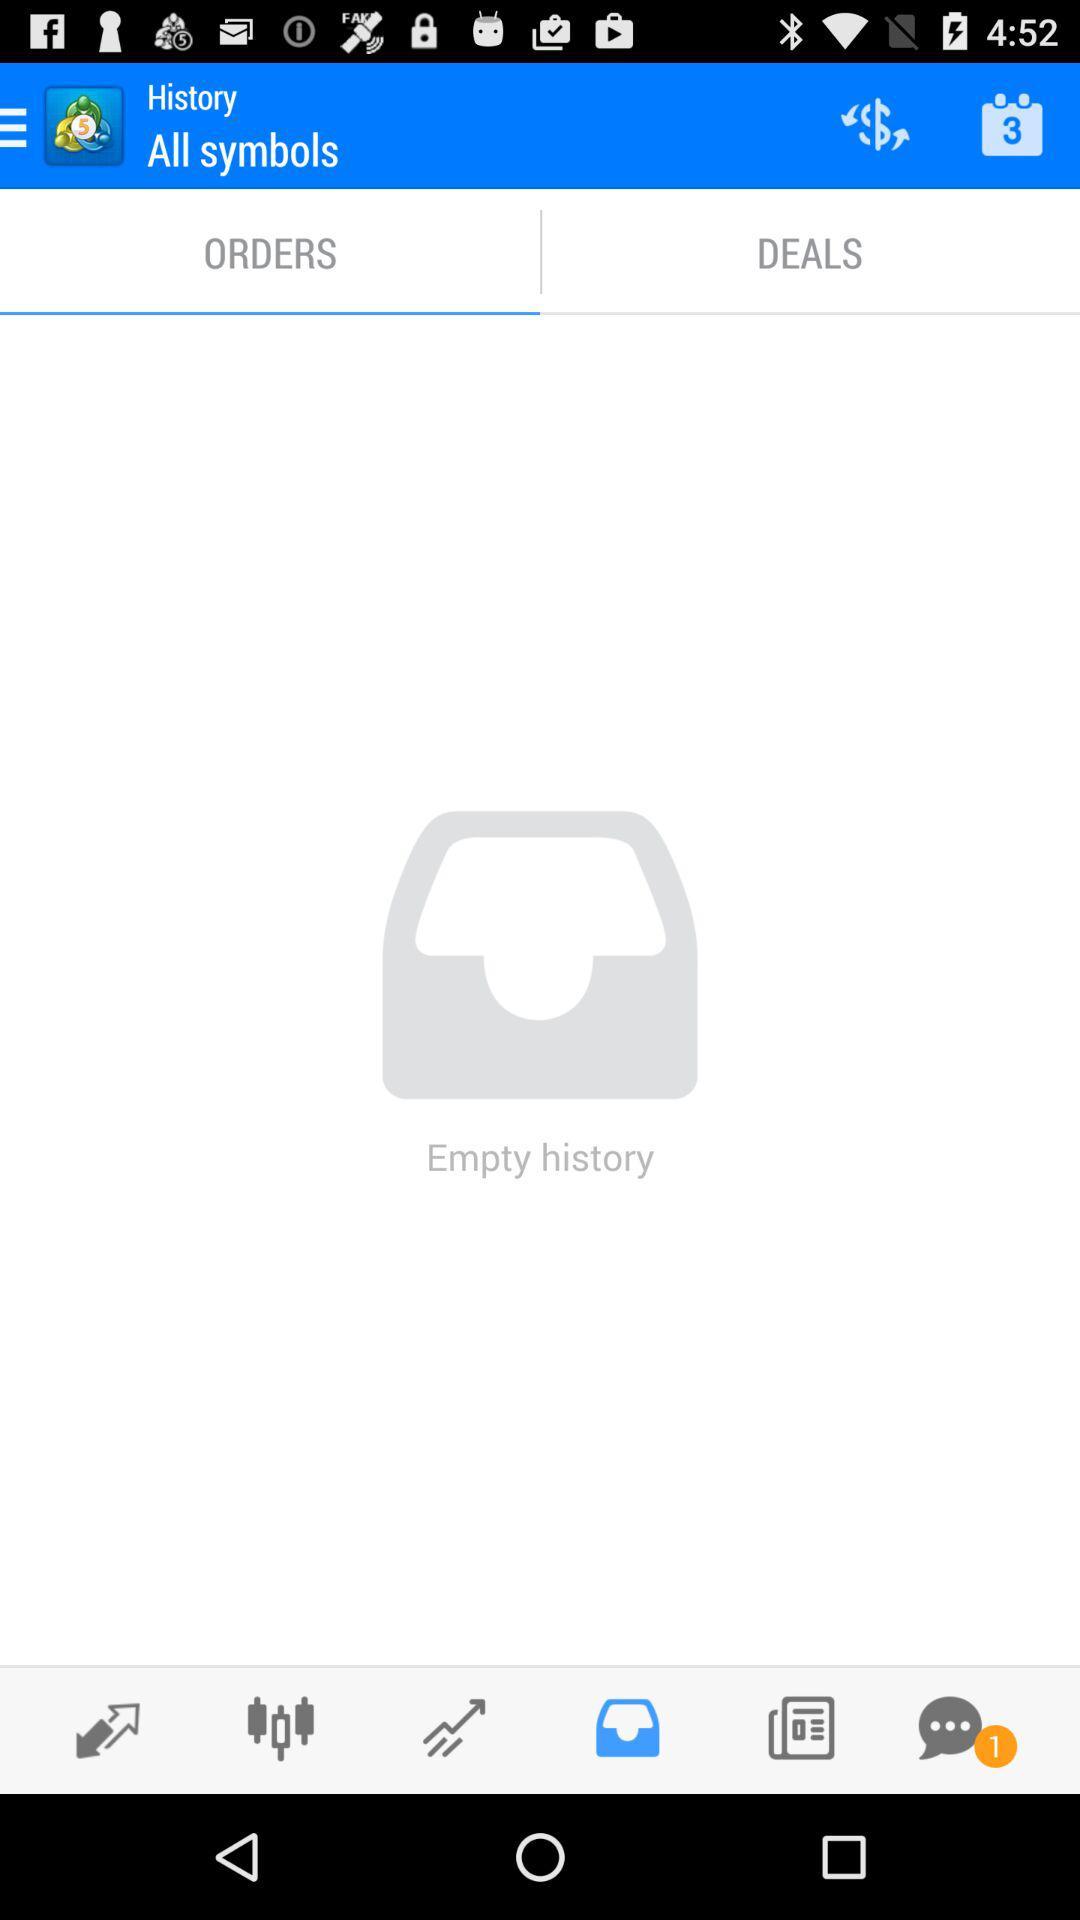 The width and height of the screenshot is (1080, 1920). Describe the element at coordinates (97, 1849) in the screenshot. I see `the edit icon` at that location.